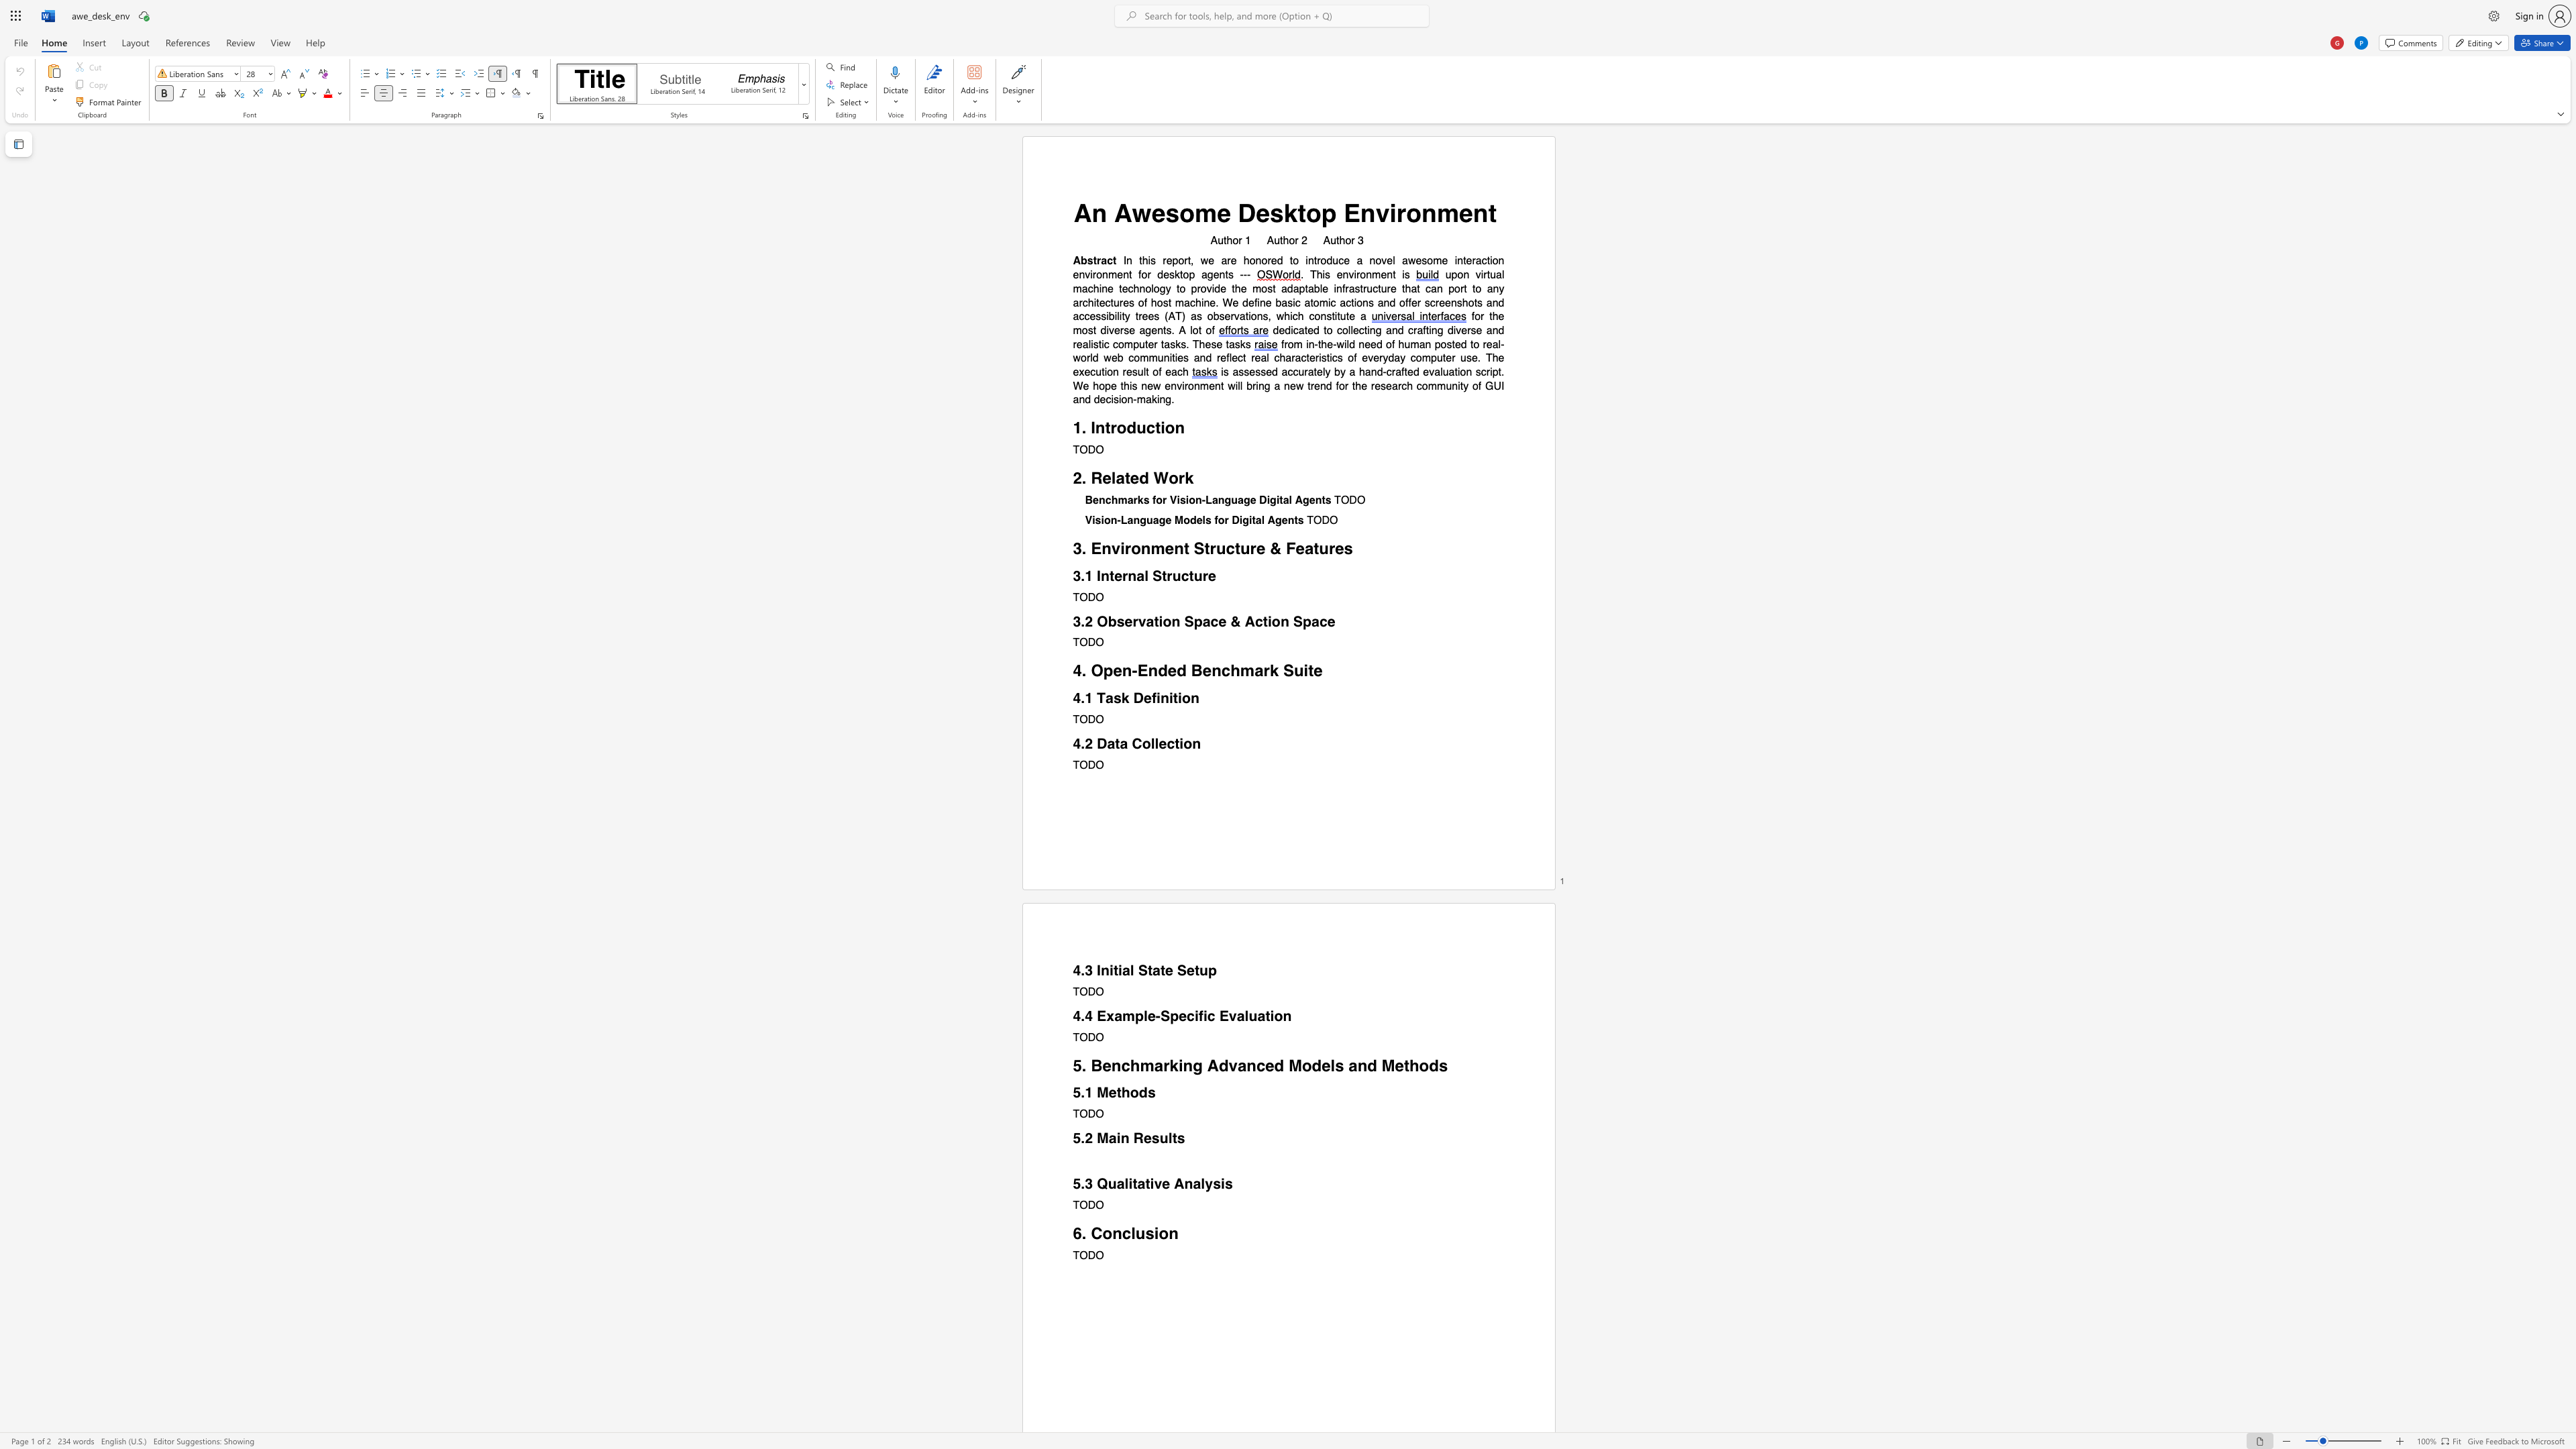 The height and width of the screenshot is (1449, 2576). I want to click on the subset text "luation" within the text "4.4 Example-Specific Evaluation", so click(1244, 1016).